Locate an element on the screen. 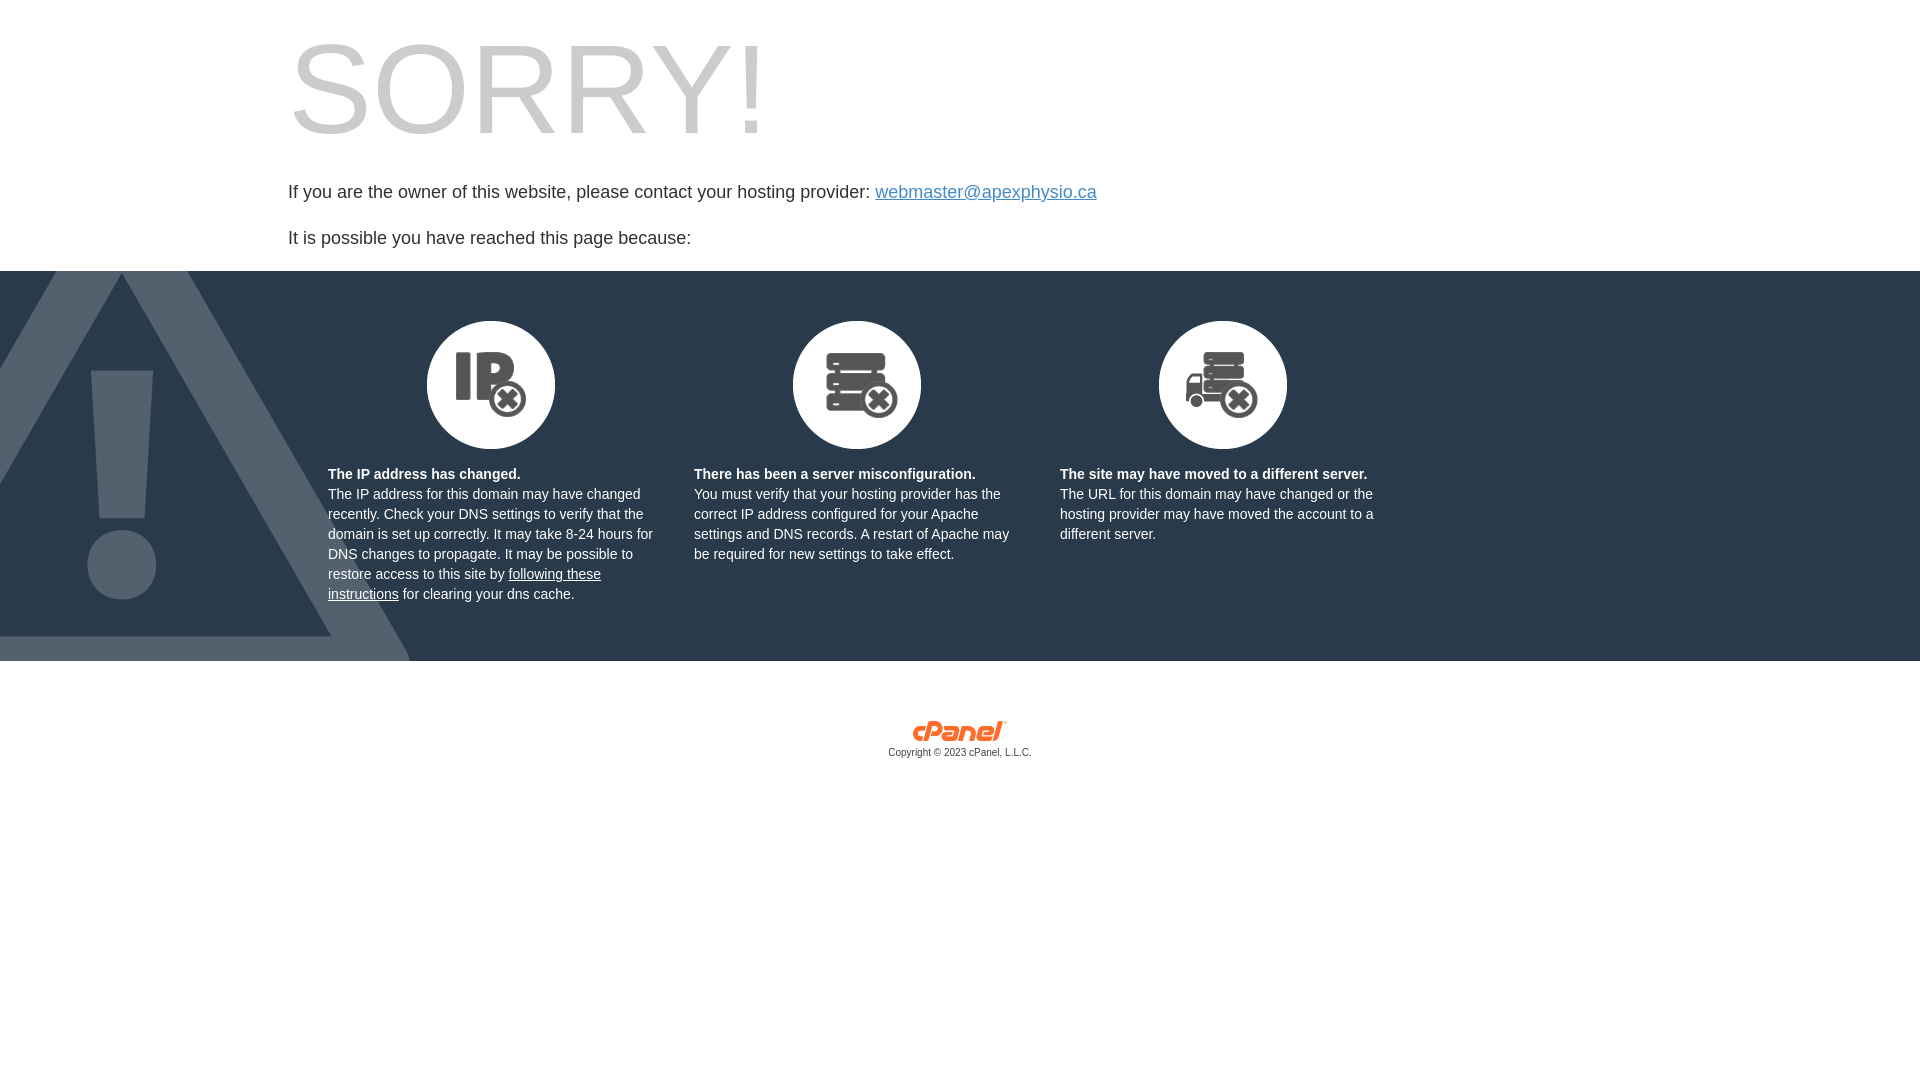 This screenshot has width=1920, height=1080. 'following these instructions' is located at coordinates (327, 583).